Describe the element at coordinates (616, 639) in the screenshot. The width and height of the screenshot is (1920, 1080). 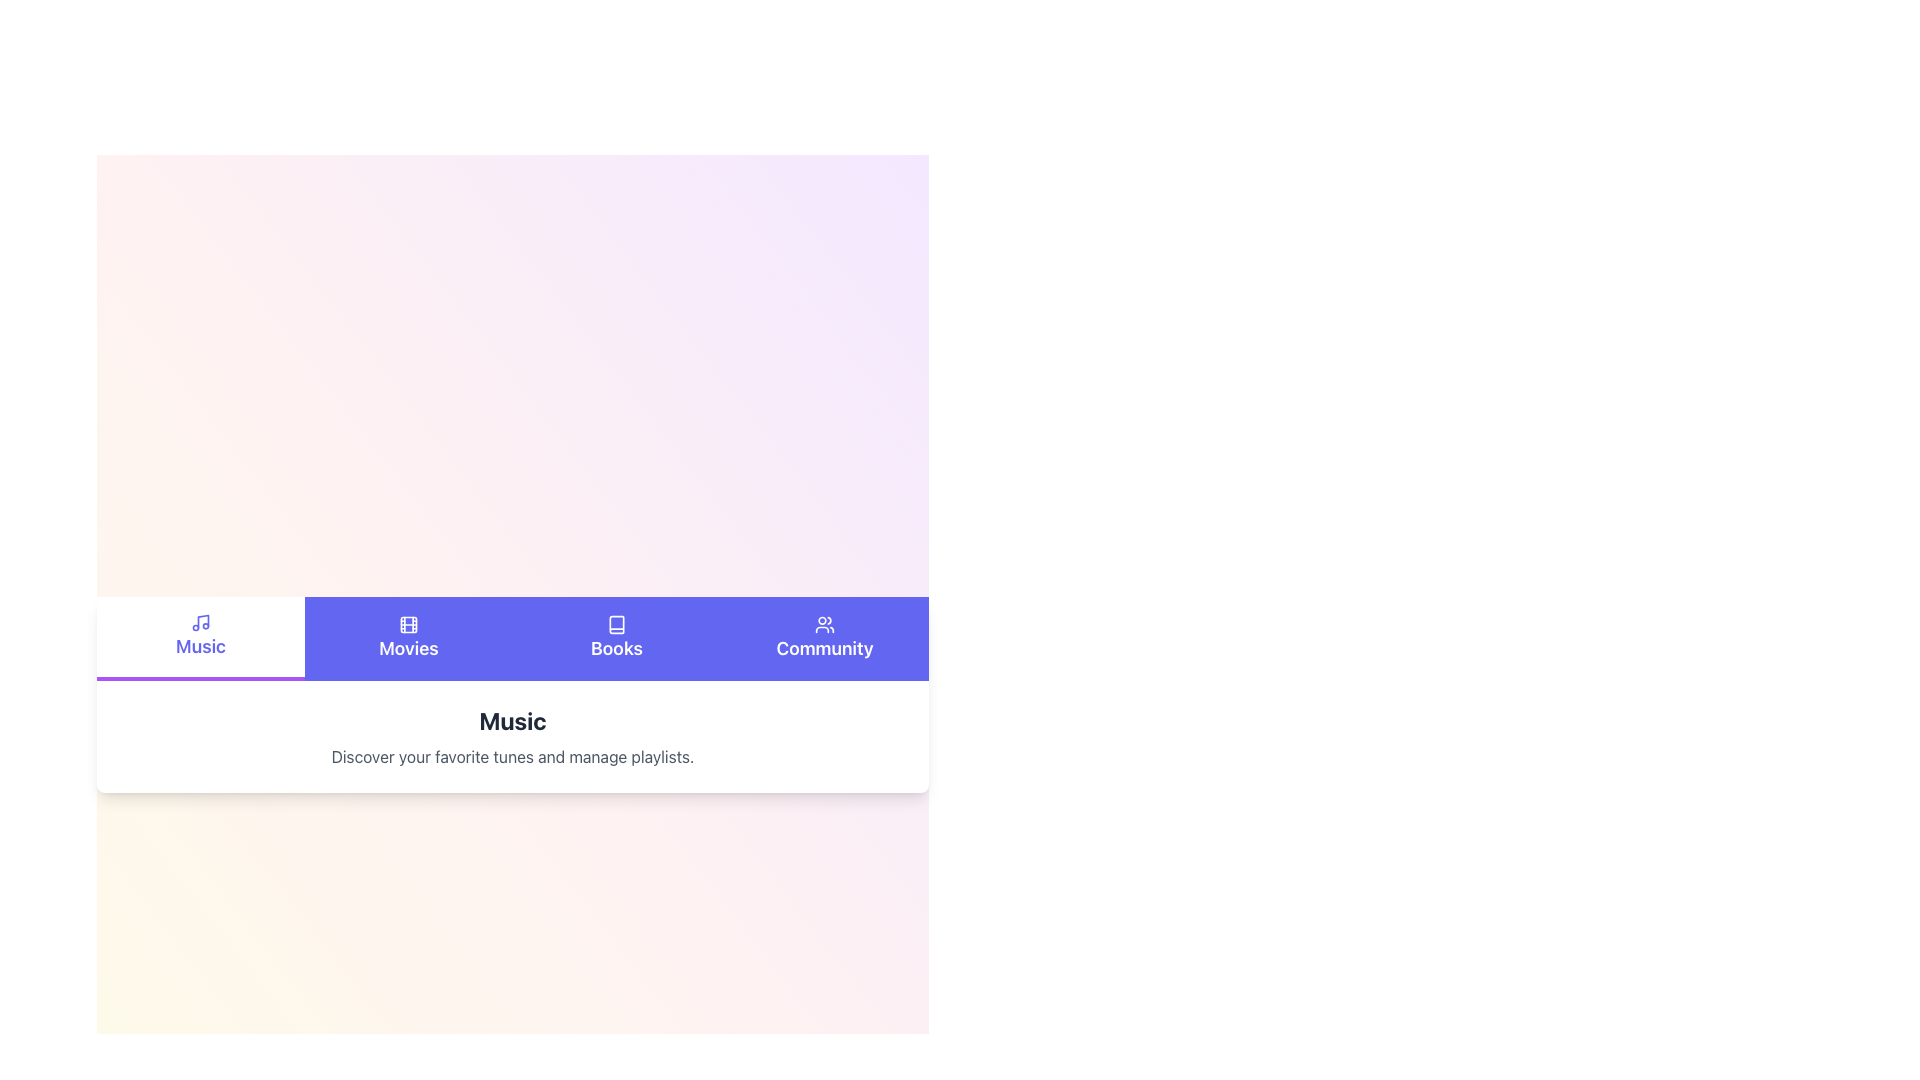
I see `the Navigation Button located as the third item in the horizontal menu` at that location.